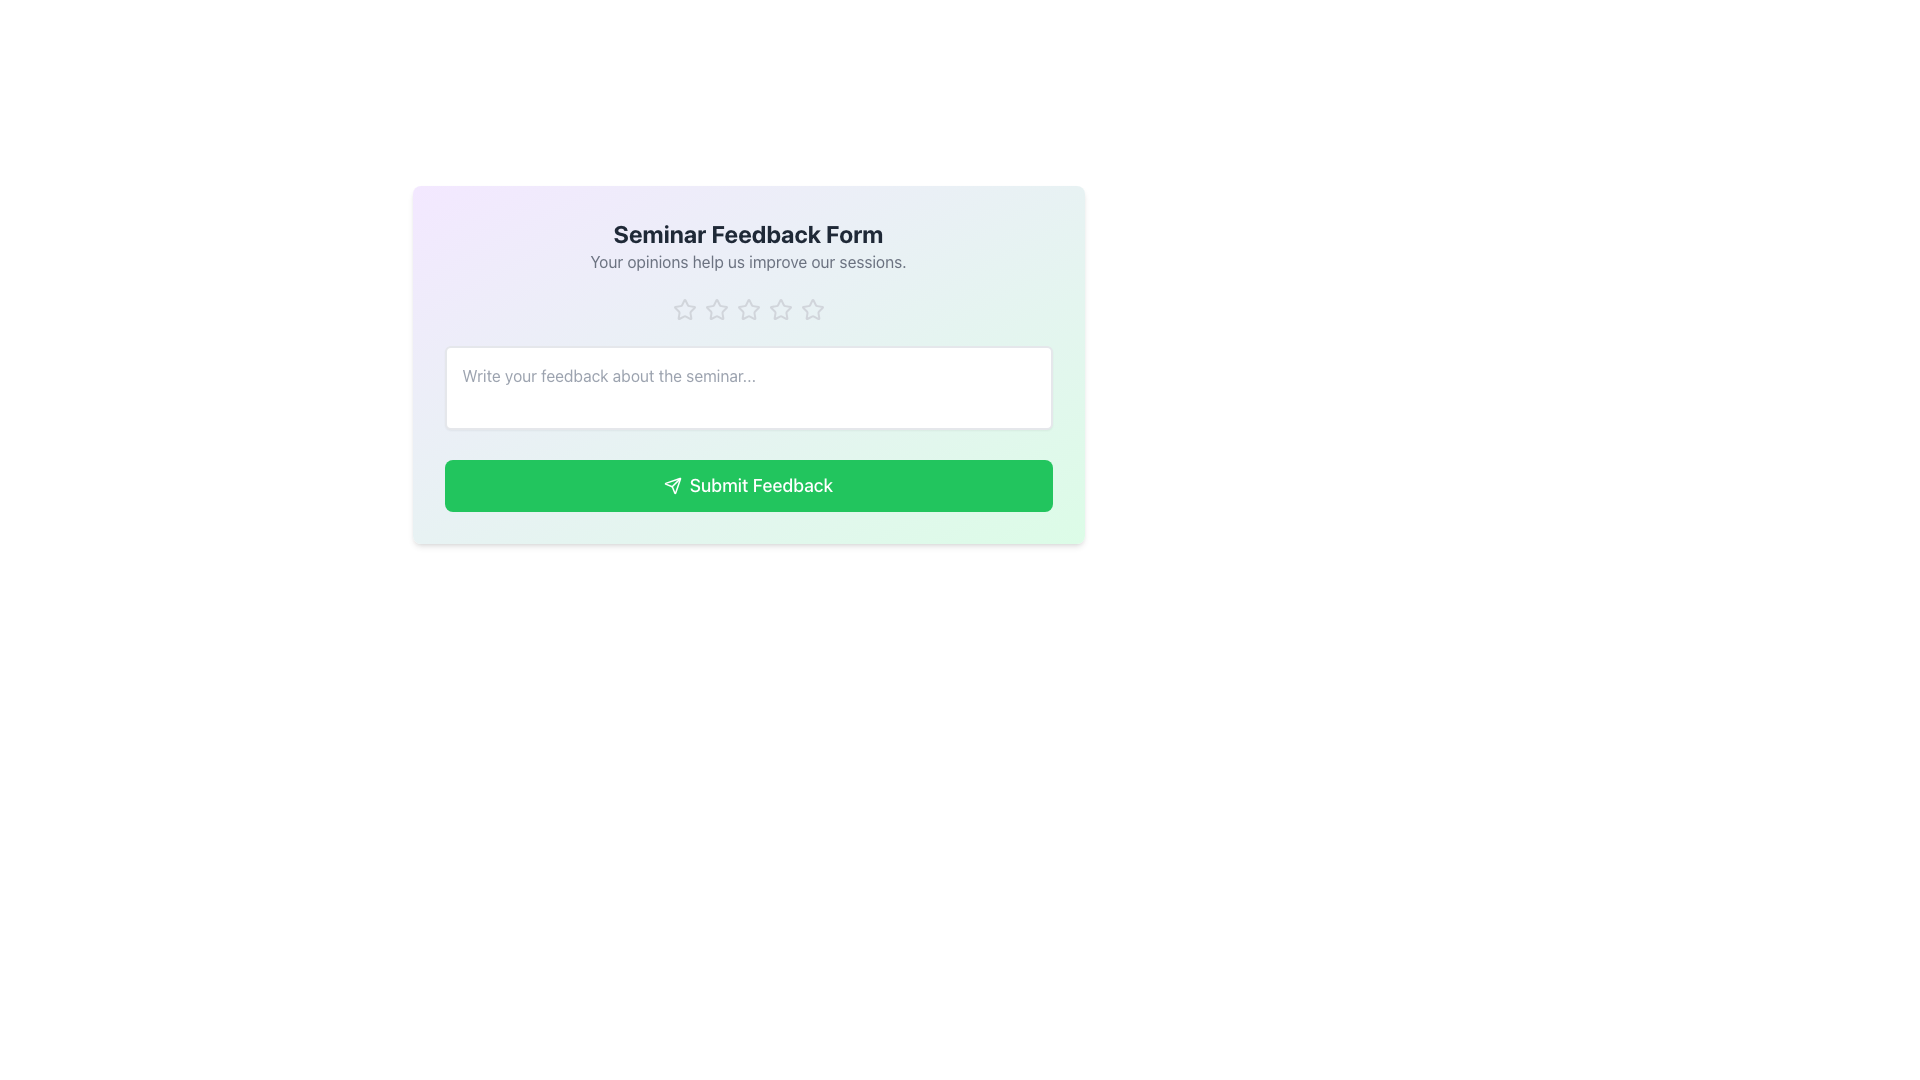 Image resolution: width=1920 pixels, height=1080 pixels. Describe the element at coordinates (747, 309) in the screenshot. I see `the third star-shaped icon in the horizontal row of five stars` at that location.